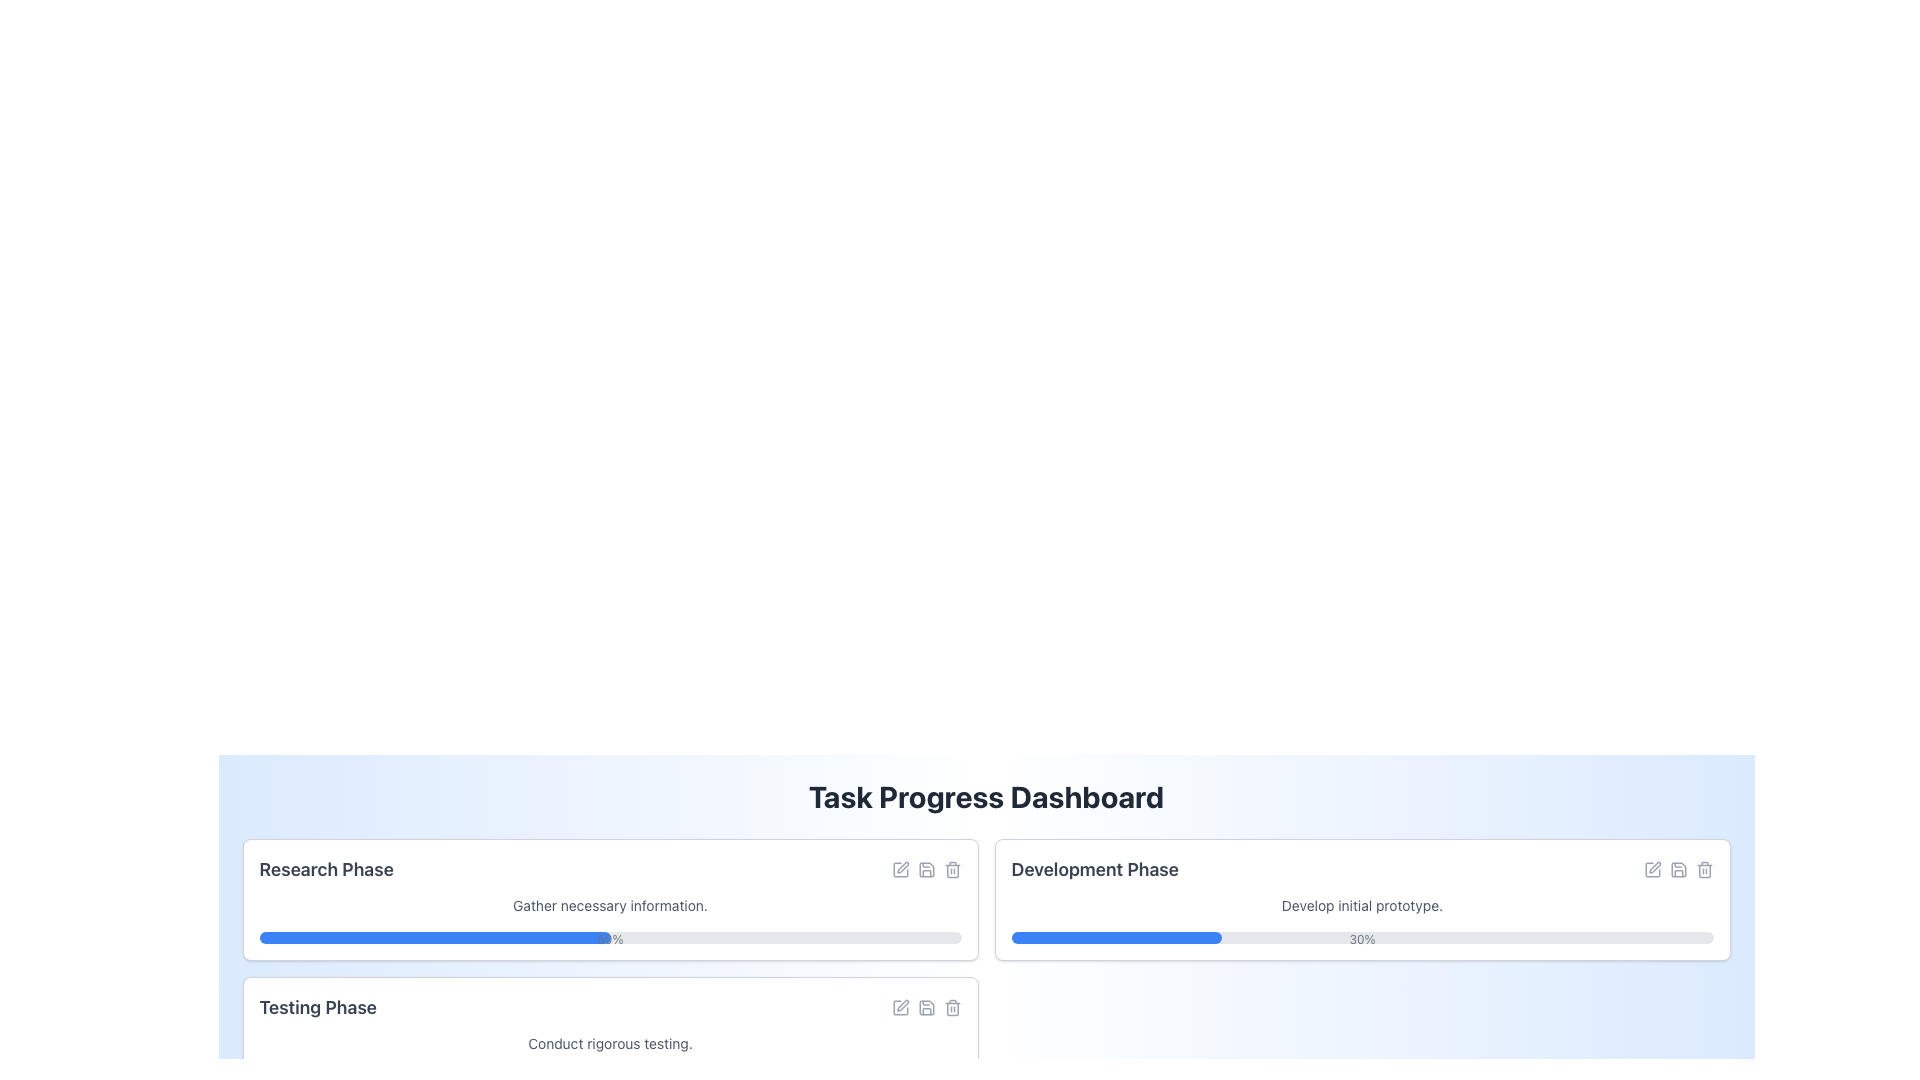  Describe the element at coordinates (1361, 937) in the screenshot. I see `the progress bar indicating 30% completion within the 'Development Phase' card` at that location.